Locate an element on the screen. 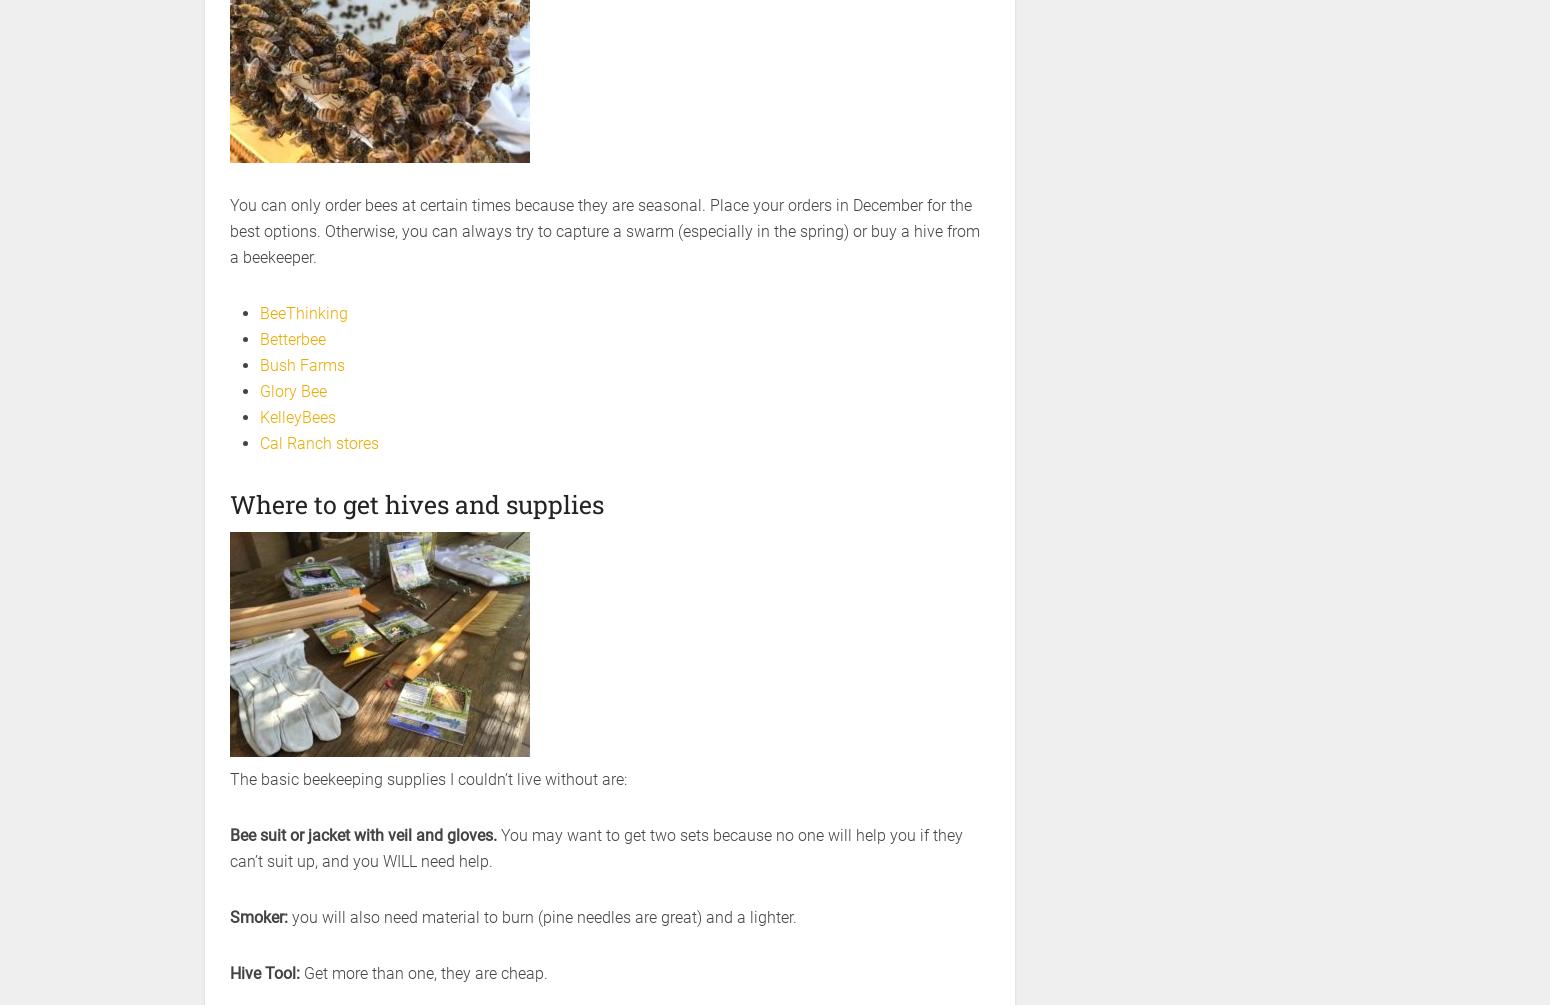  'BeeThinking' is located at coordinates (259, 312).